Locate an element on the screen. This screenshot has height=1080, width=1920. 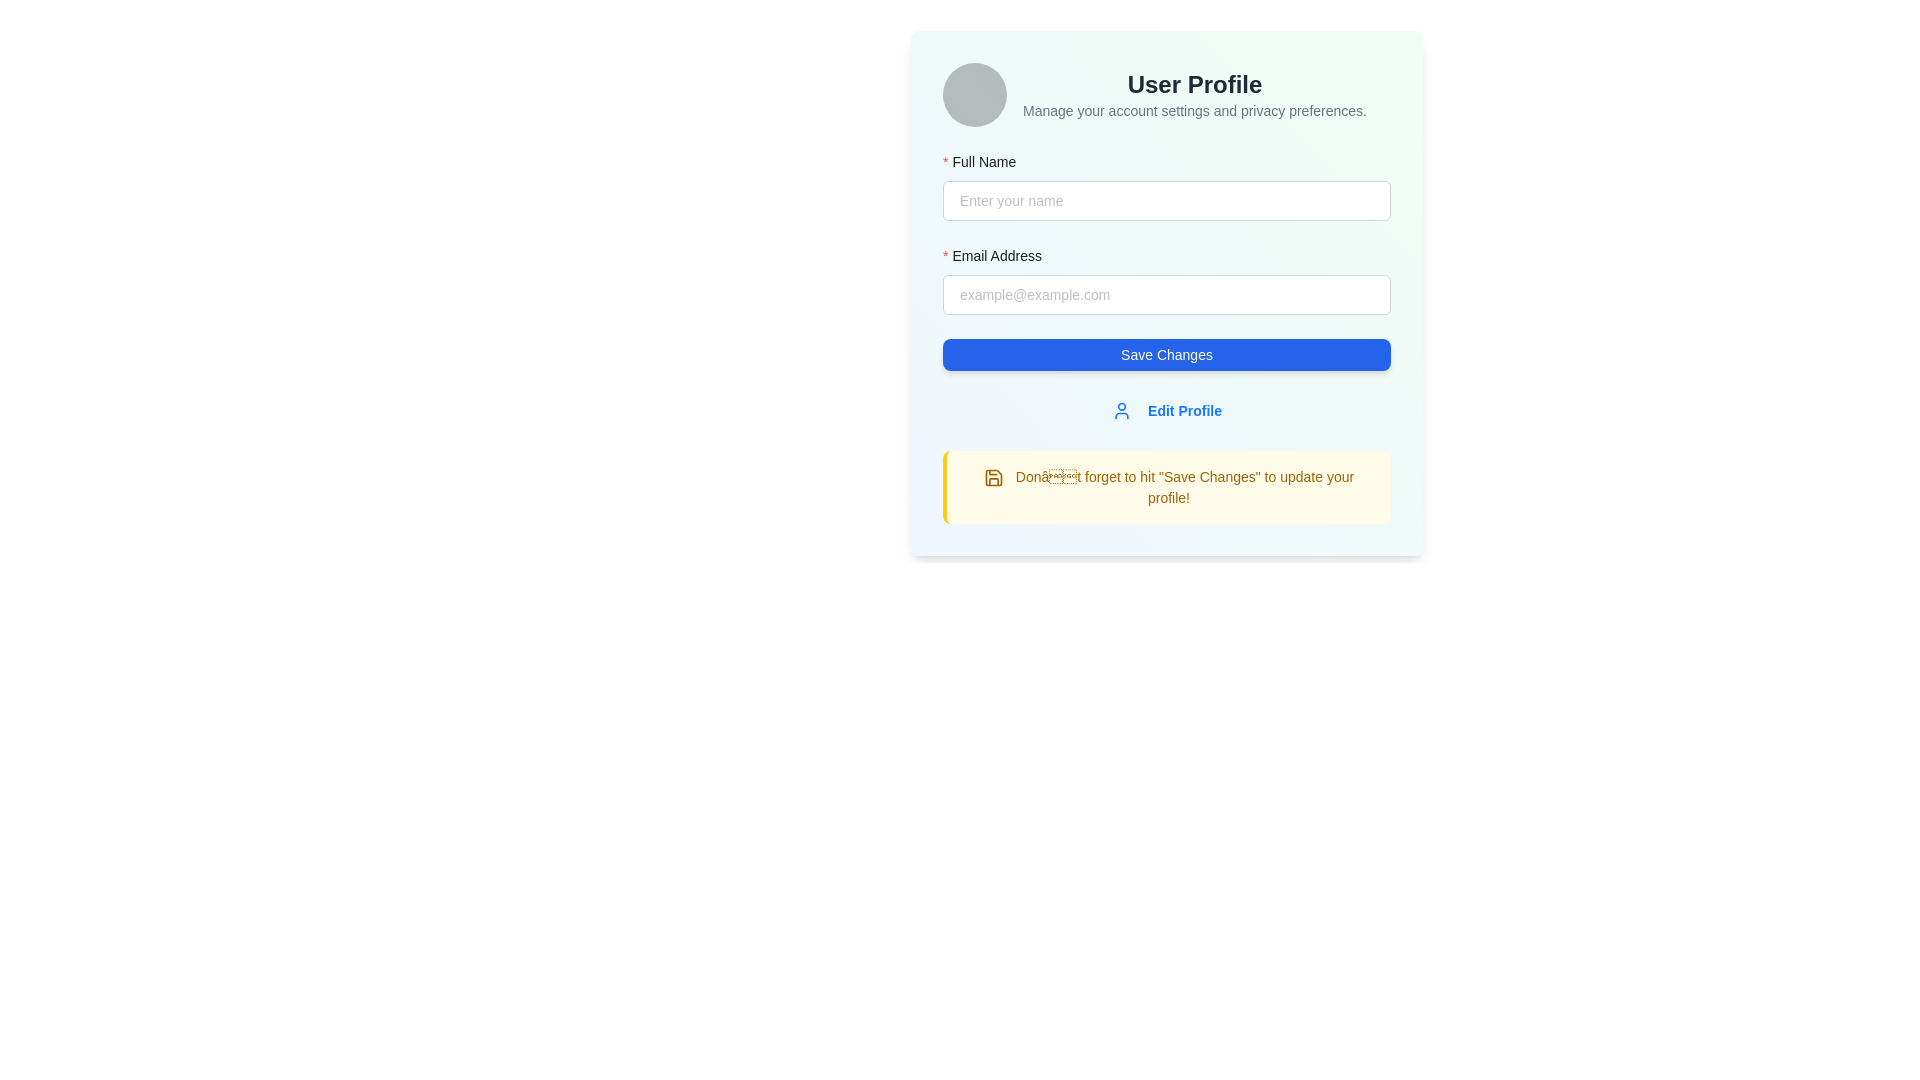
the text label reading 'Full Name', which is prominently displayed above the corresponding input field in the form section is located at coordinates (986, 161).